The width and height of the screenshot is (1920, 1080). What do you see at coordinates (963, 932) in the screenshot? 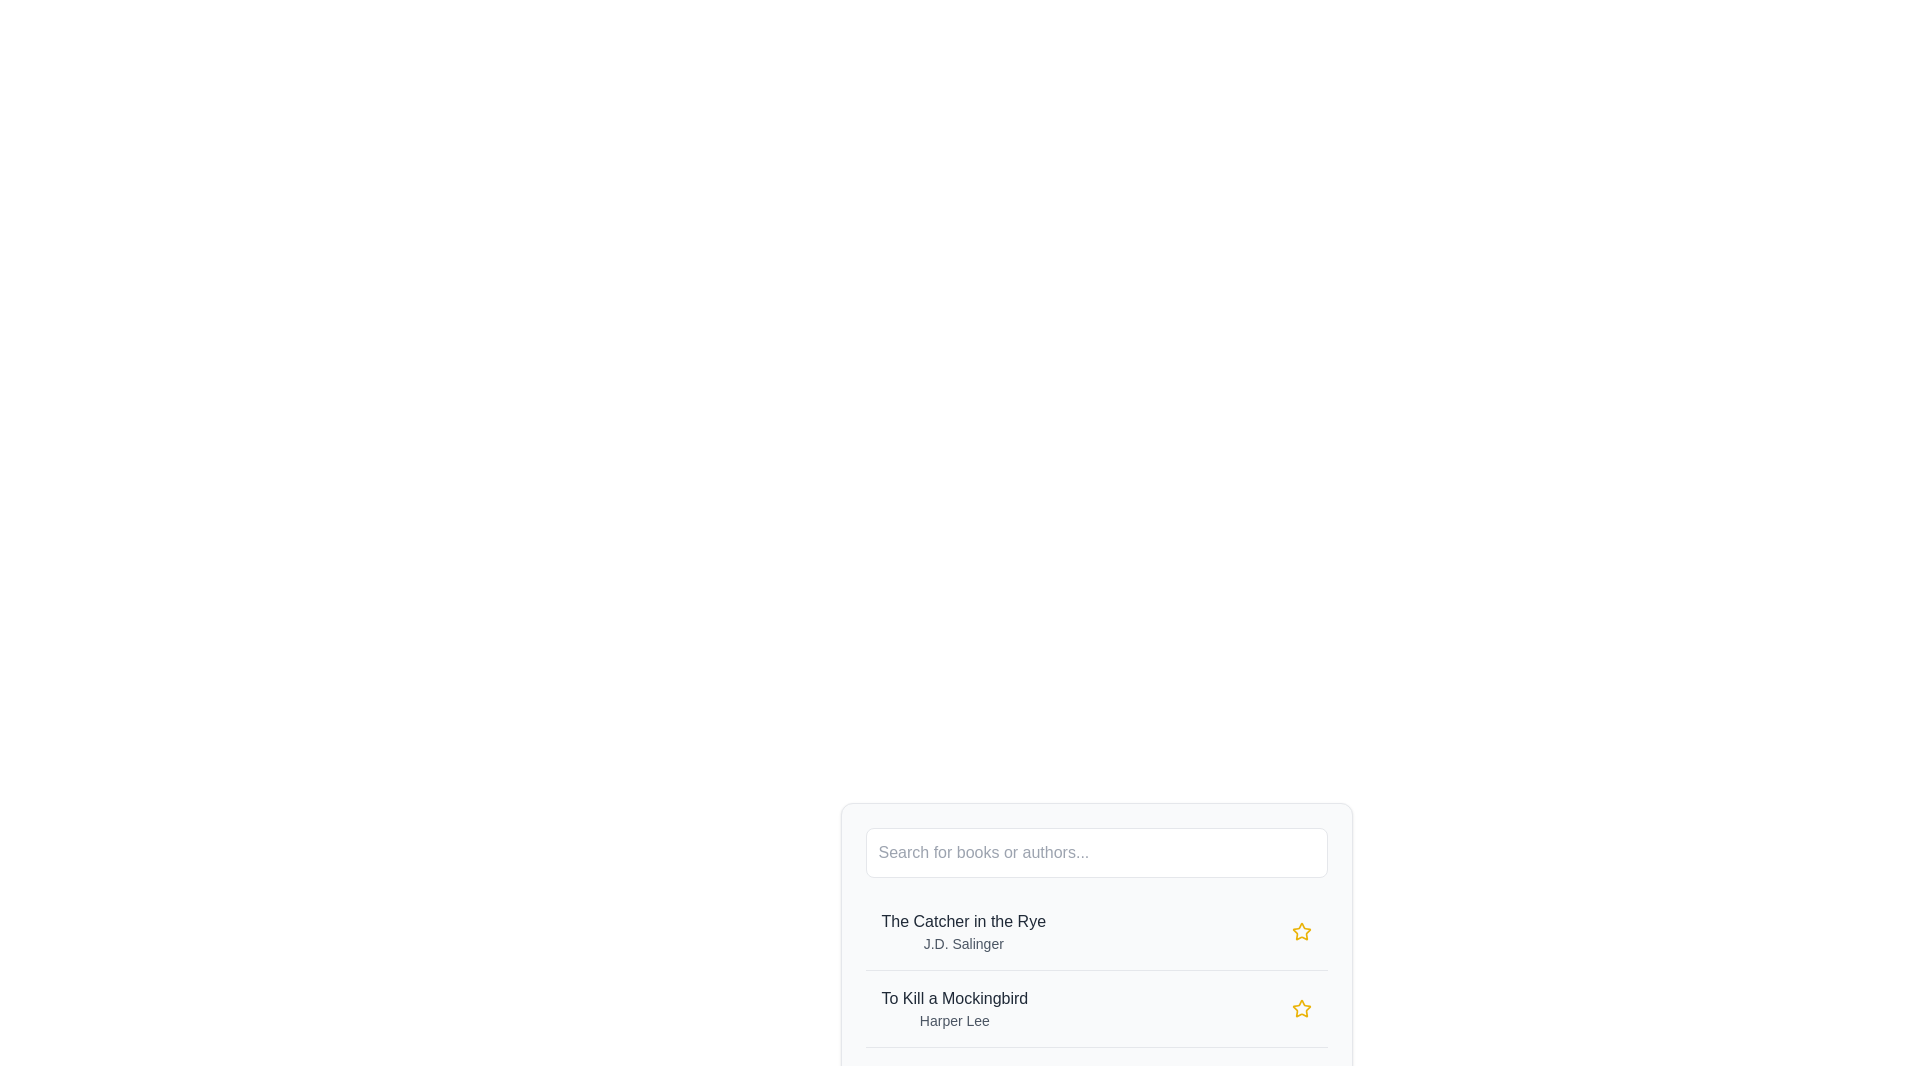
I see `to select the book titled 'The Catcher in the Rye' by author 'J.D. Salinger', which is the topmost entry in the list of similar elements` at bounding box center [963, 932].